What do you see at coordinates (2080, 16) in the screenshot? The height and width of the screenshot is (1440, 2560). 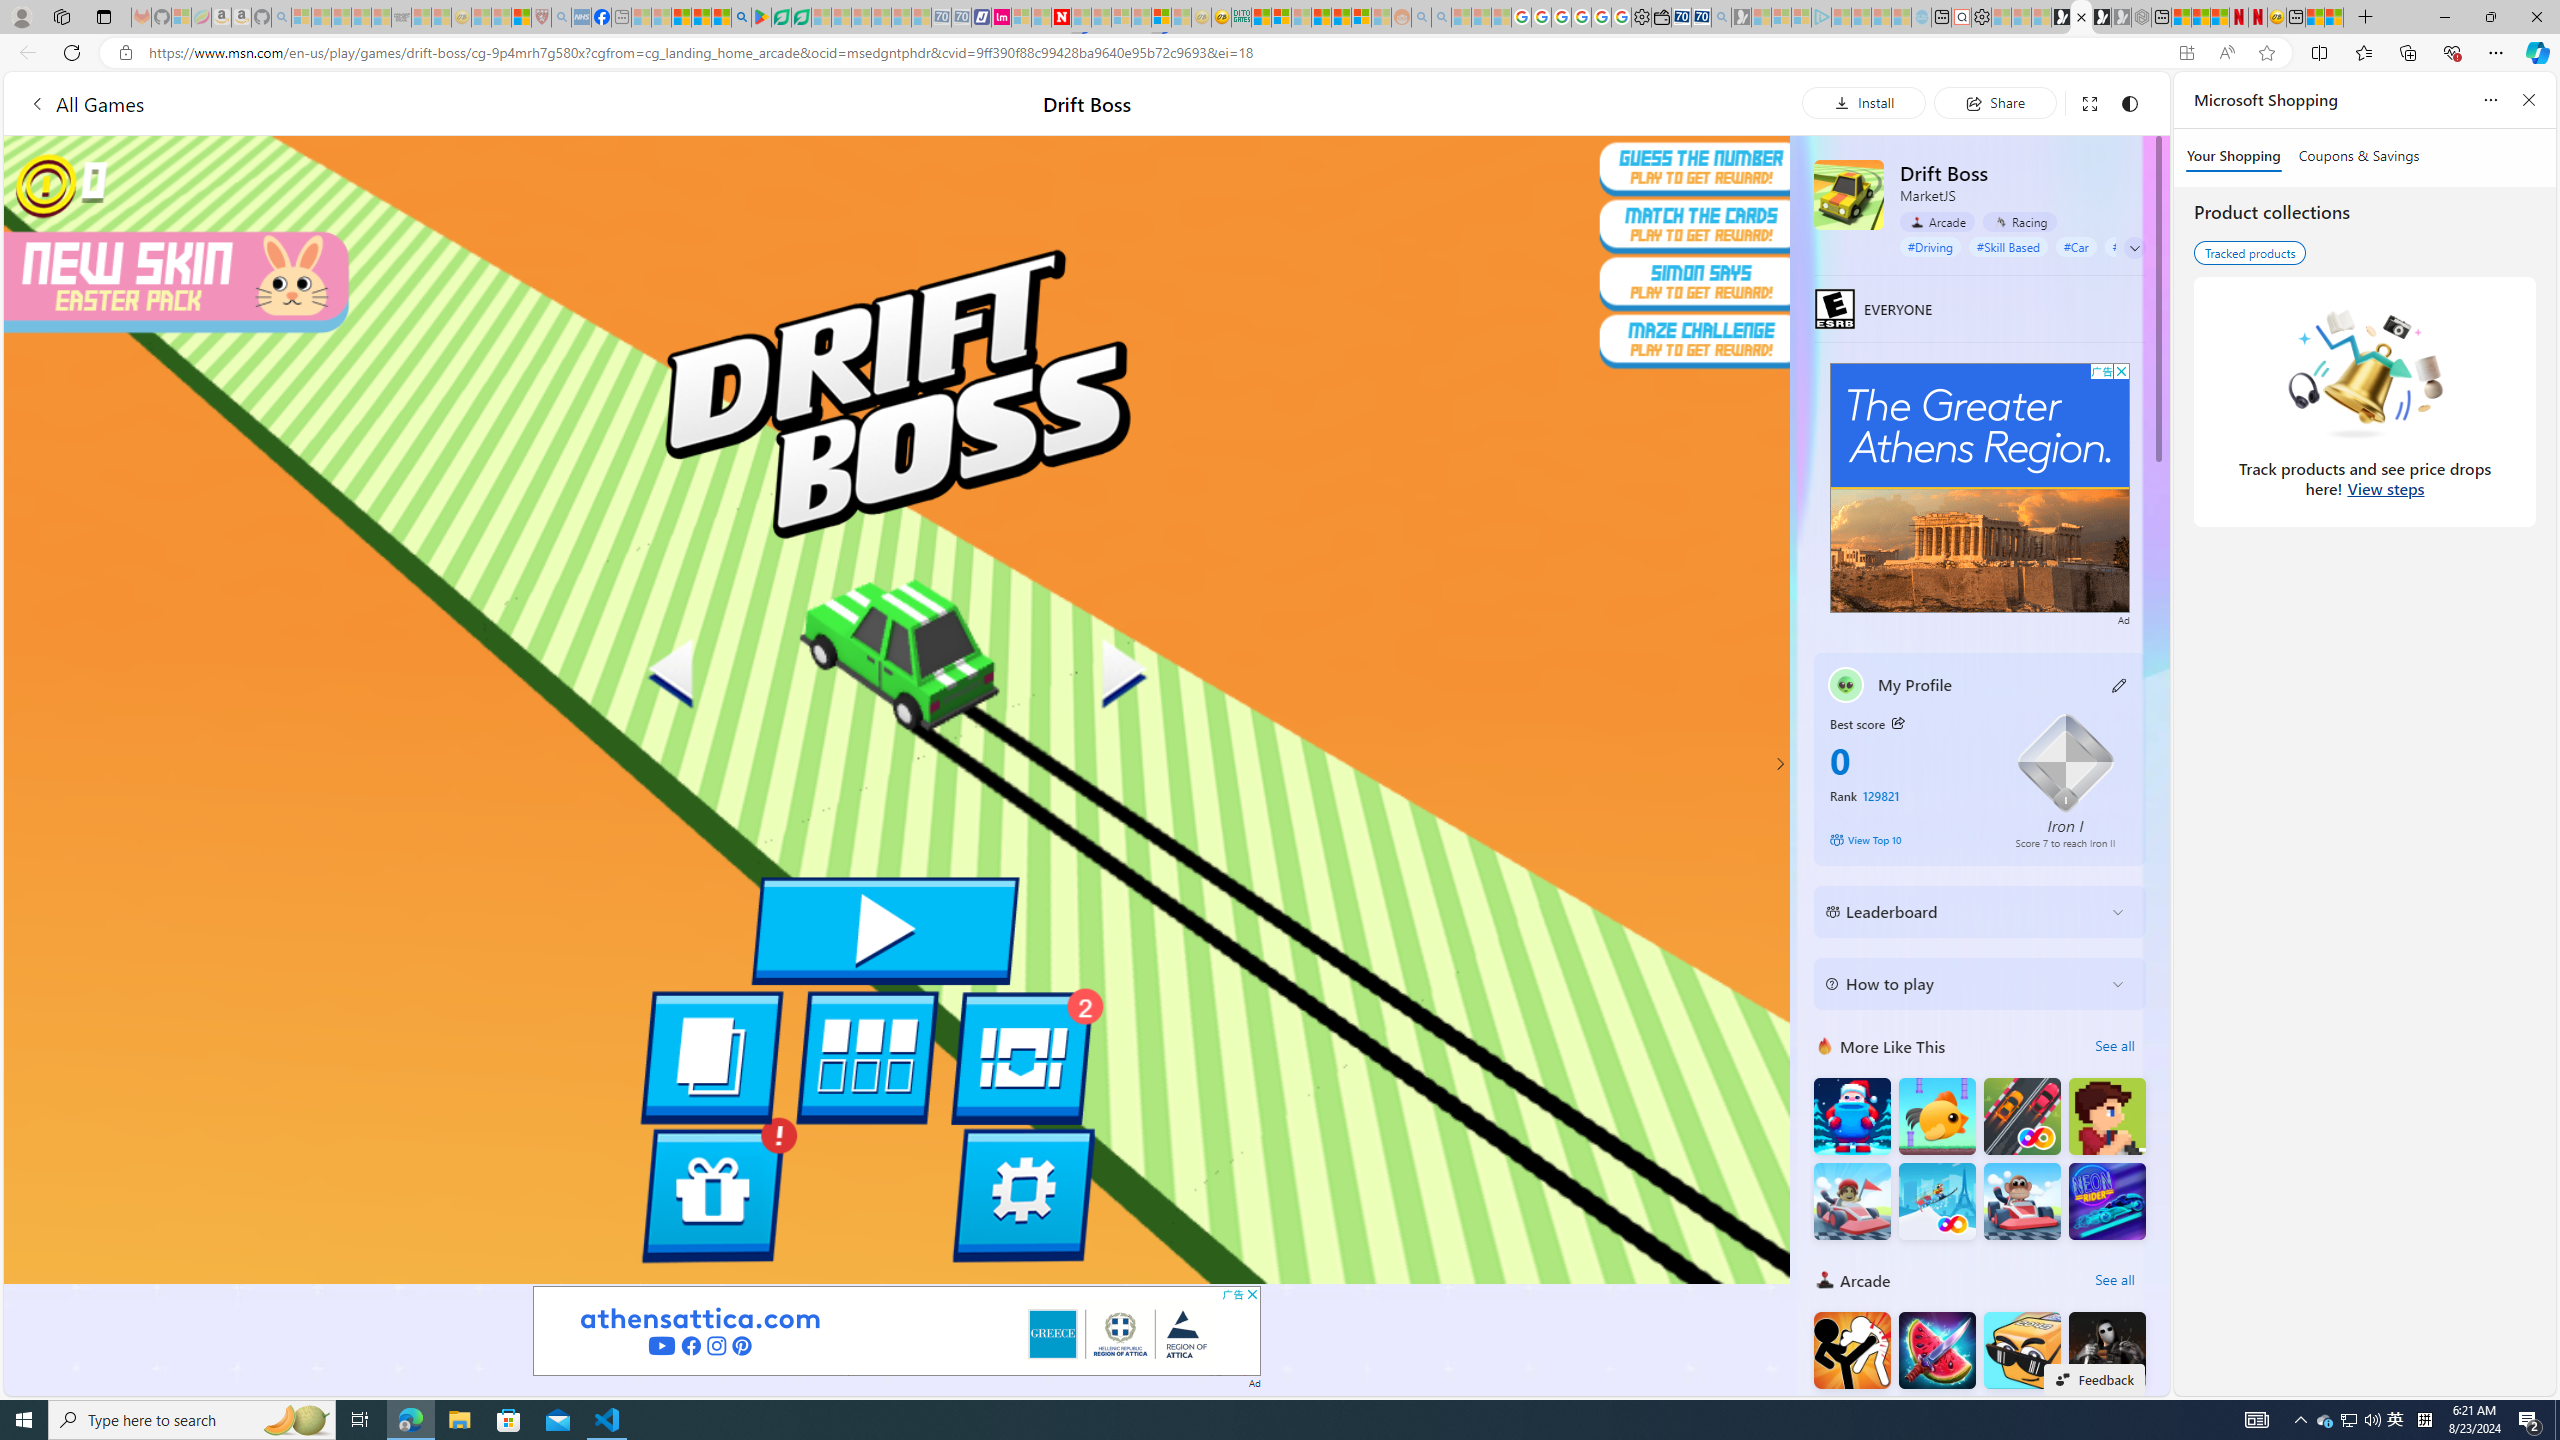 I see `'Close tab'` at bounding box center [2080, 16].